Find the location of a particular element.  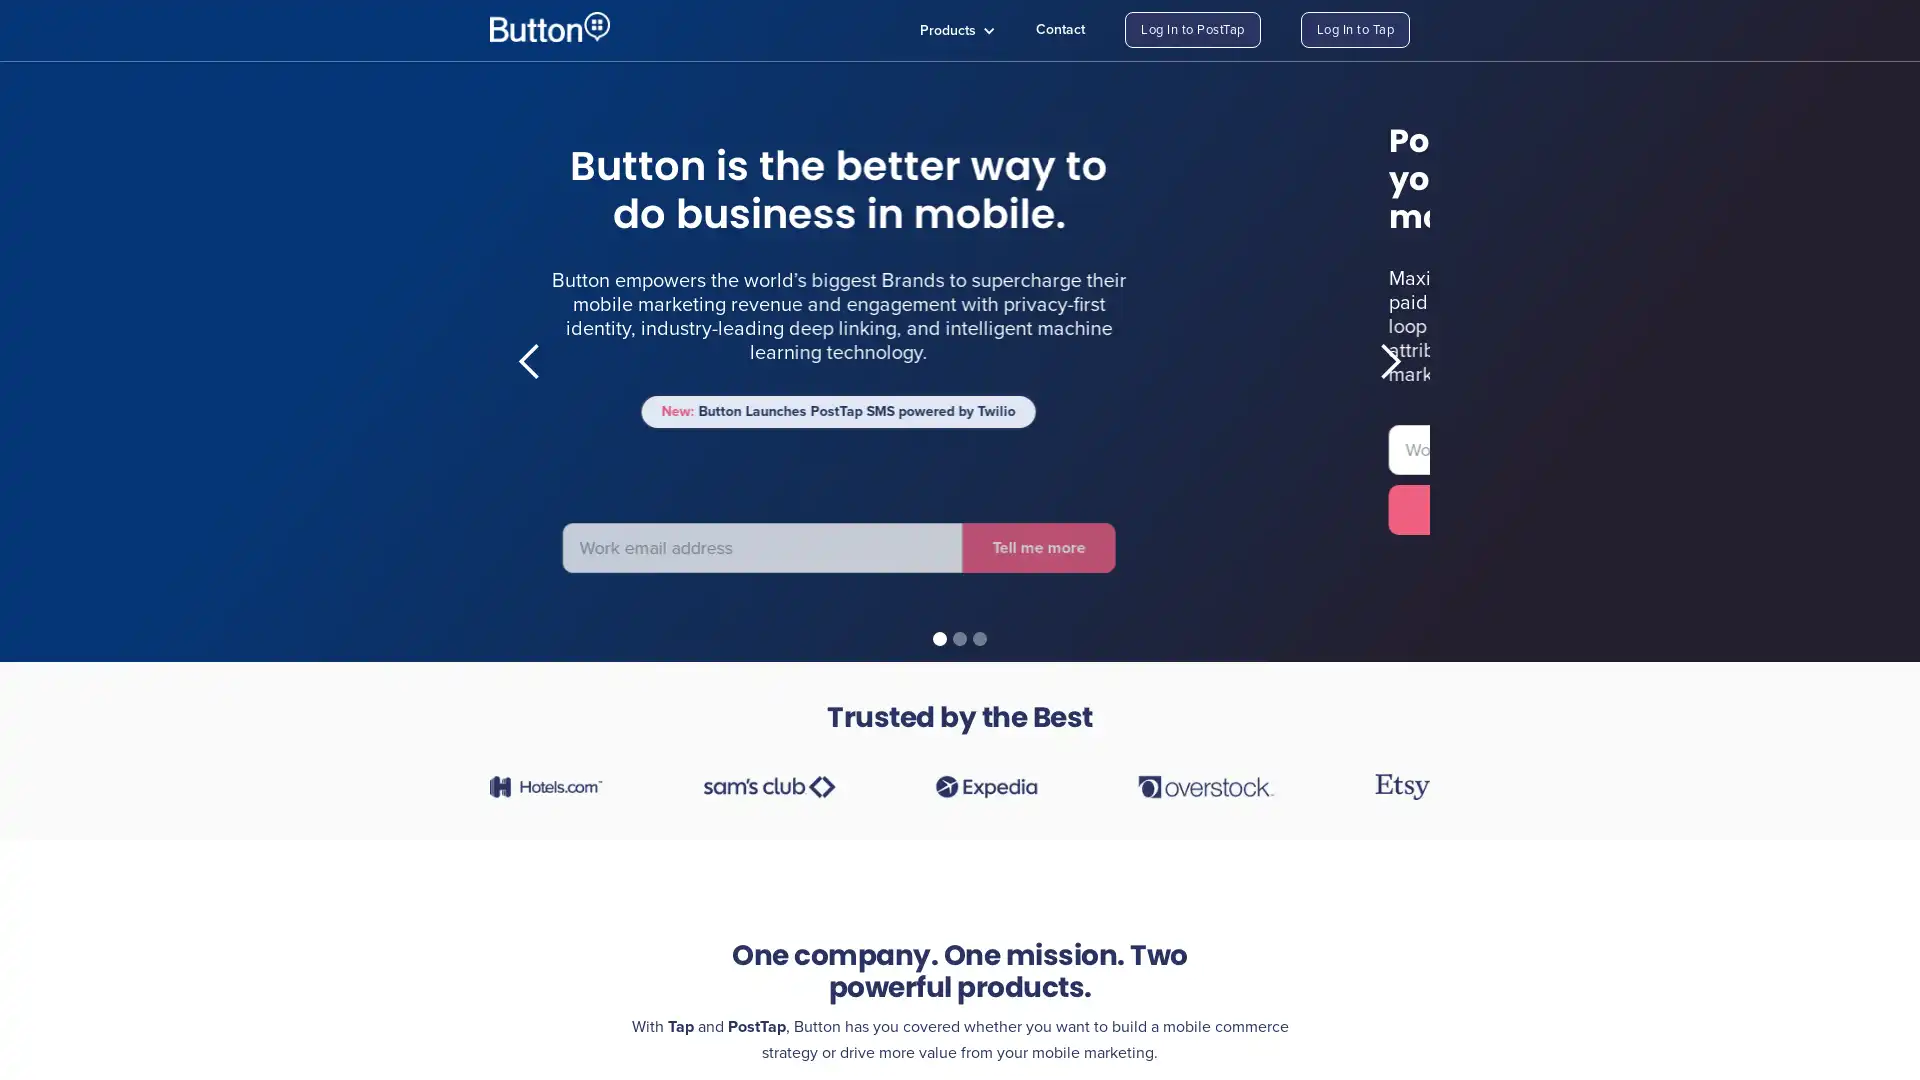

Show slide 1 of 3 is located at coordinates (939, 639).